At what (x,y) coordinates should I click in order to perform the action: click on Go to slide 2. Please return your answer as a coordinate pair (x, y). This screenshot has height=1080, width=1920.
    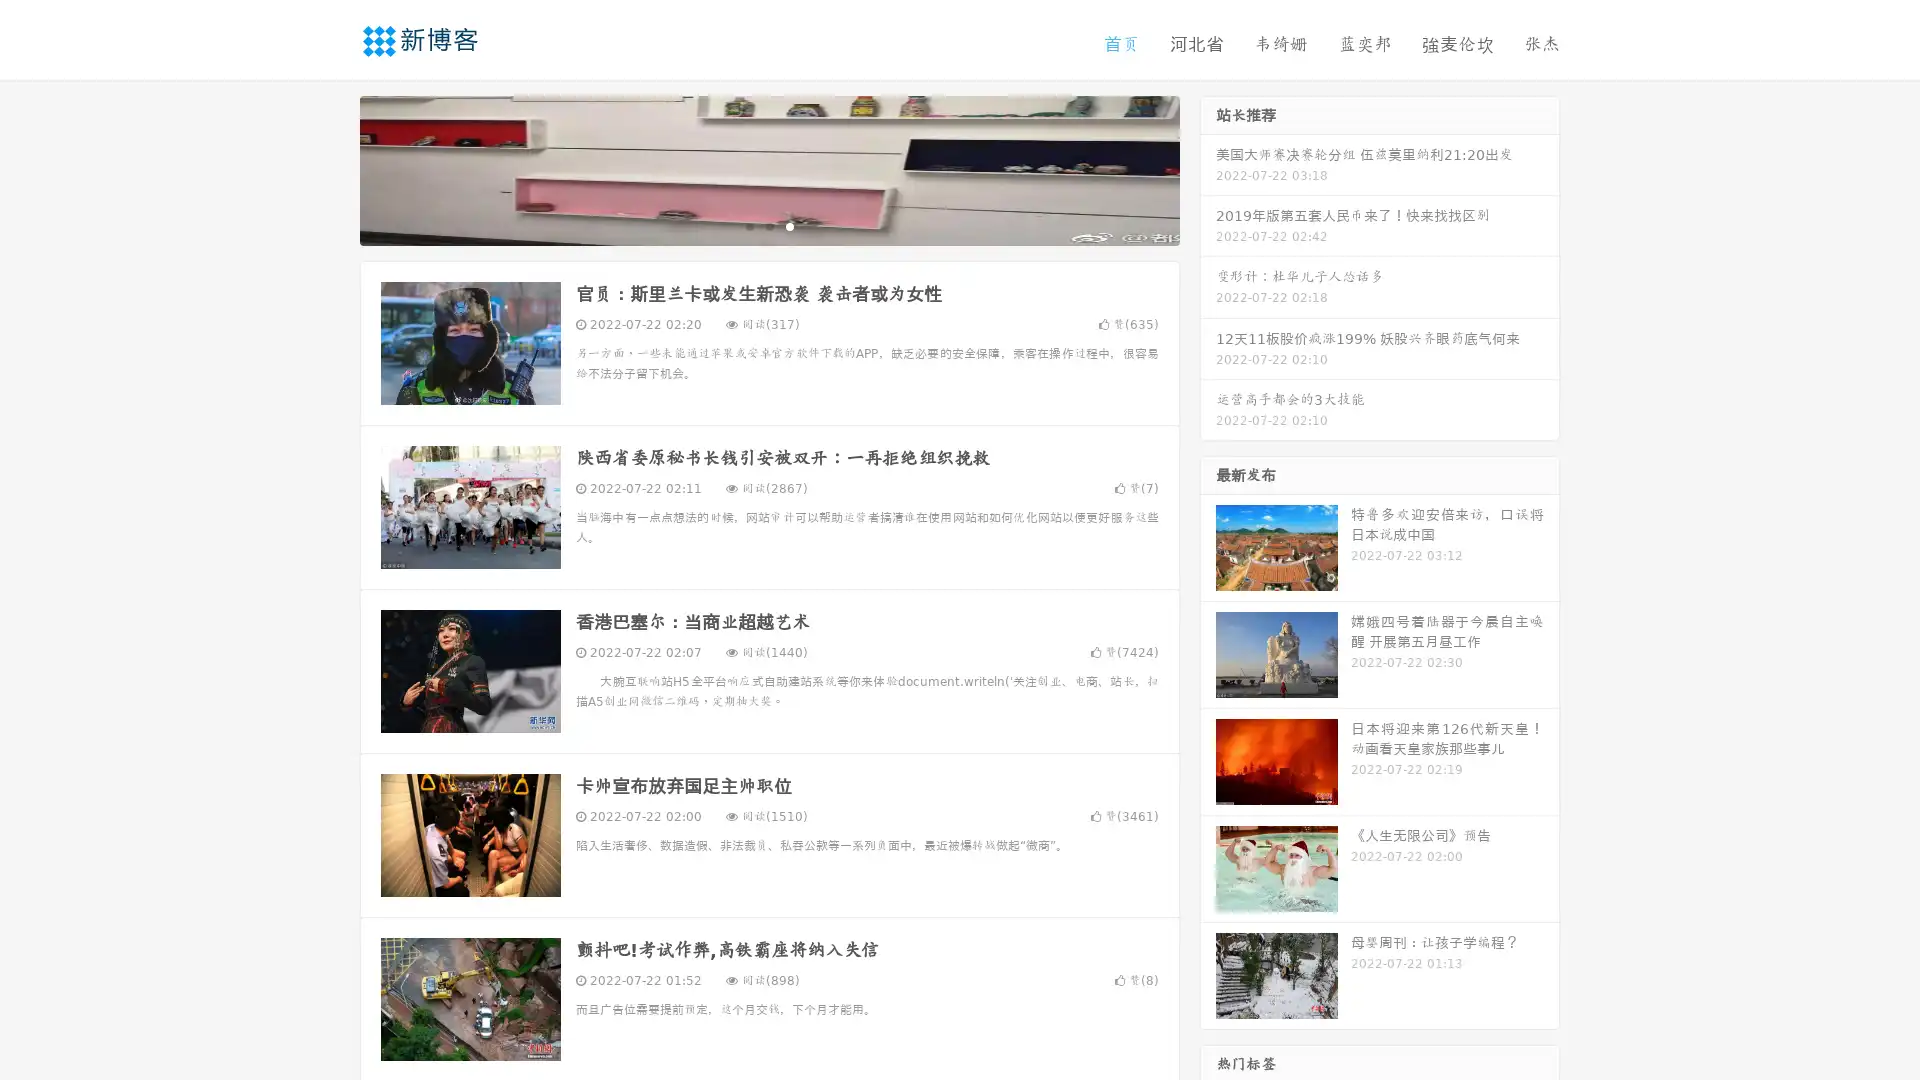
    Looking at the image, I should click on (768, 225).